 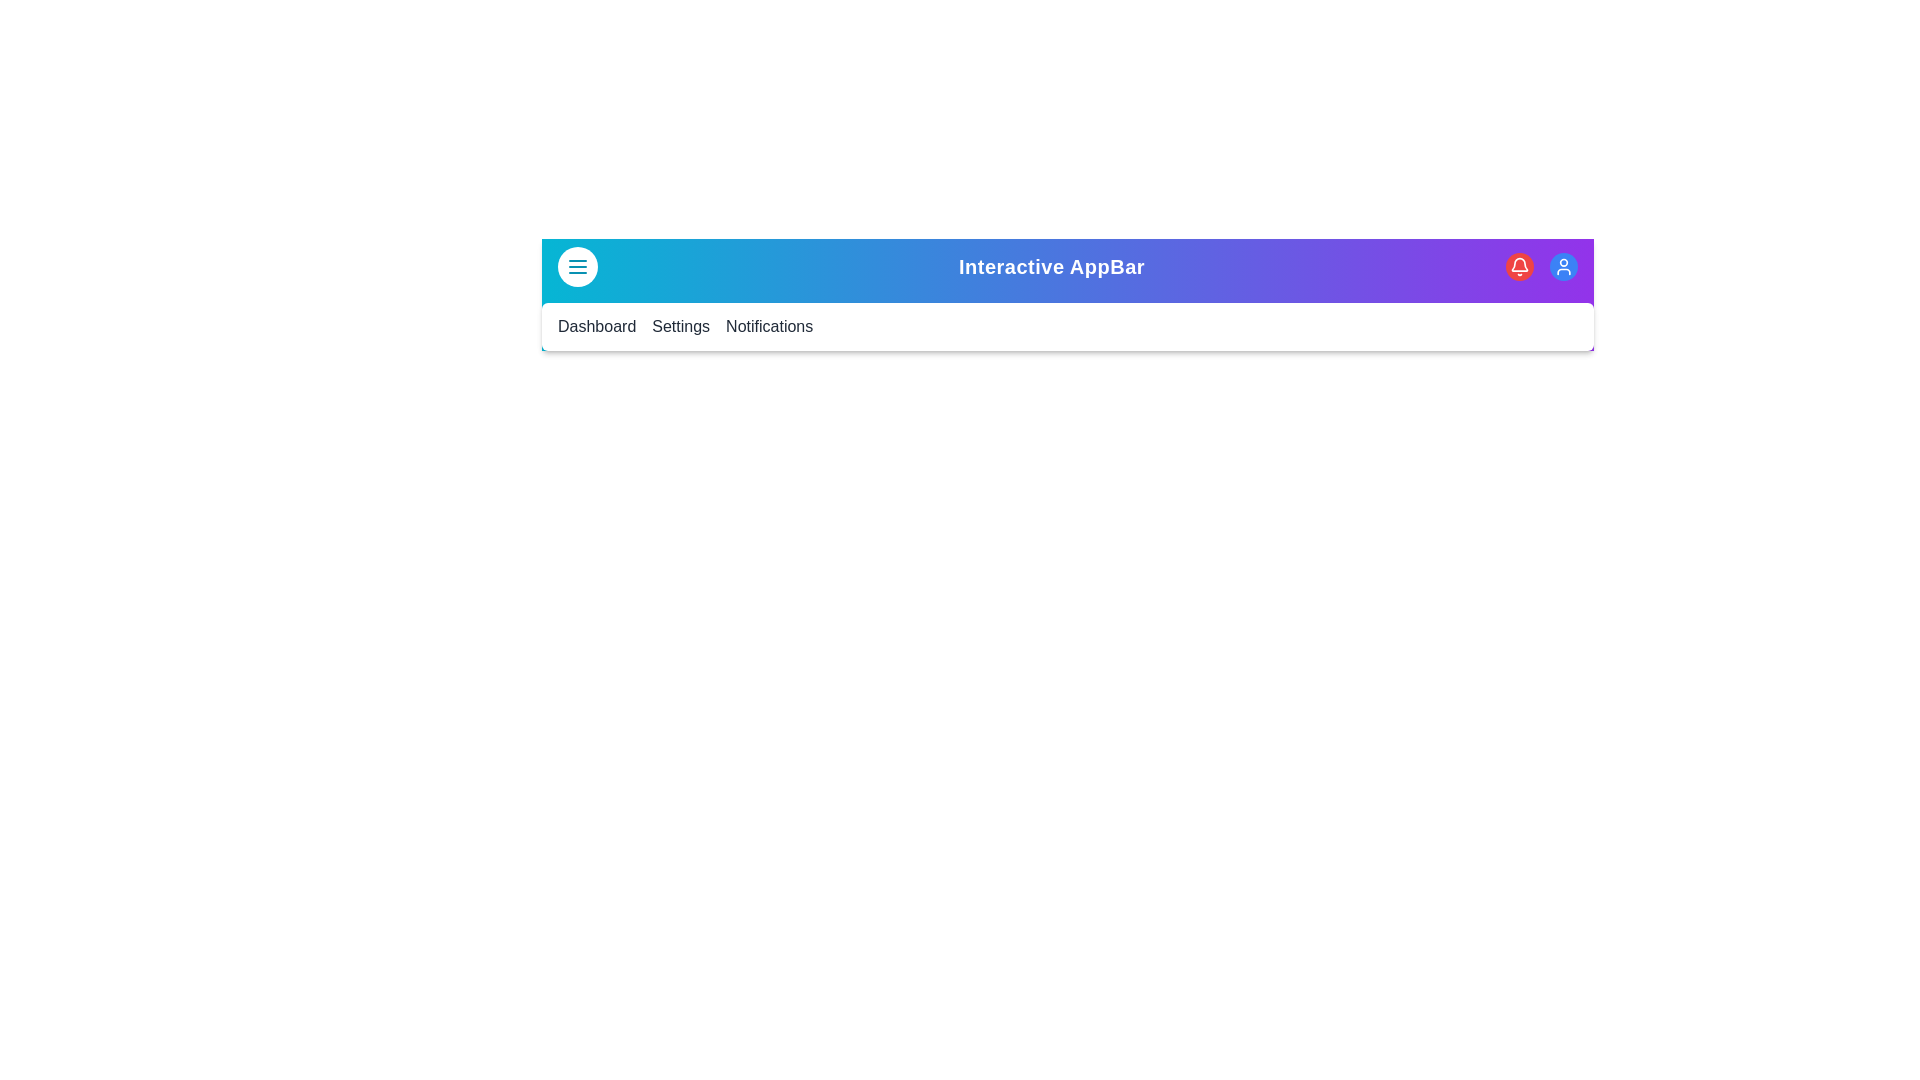 I want to click on the notification icon to trigger its interaction, so click(x=1520, y=265).